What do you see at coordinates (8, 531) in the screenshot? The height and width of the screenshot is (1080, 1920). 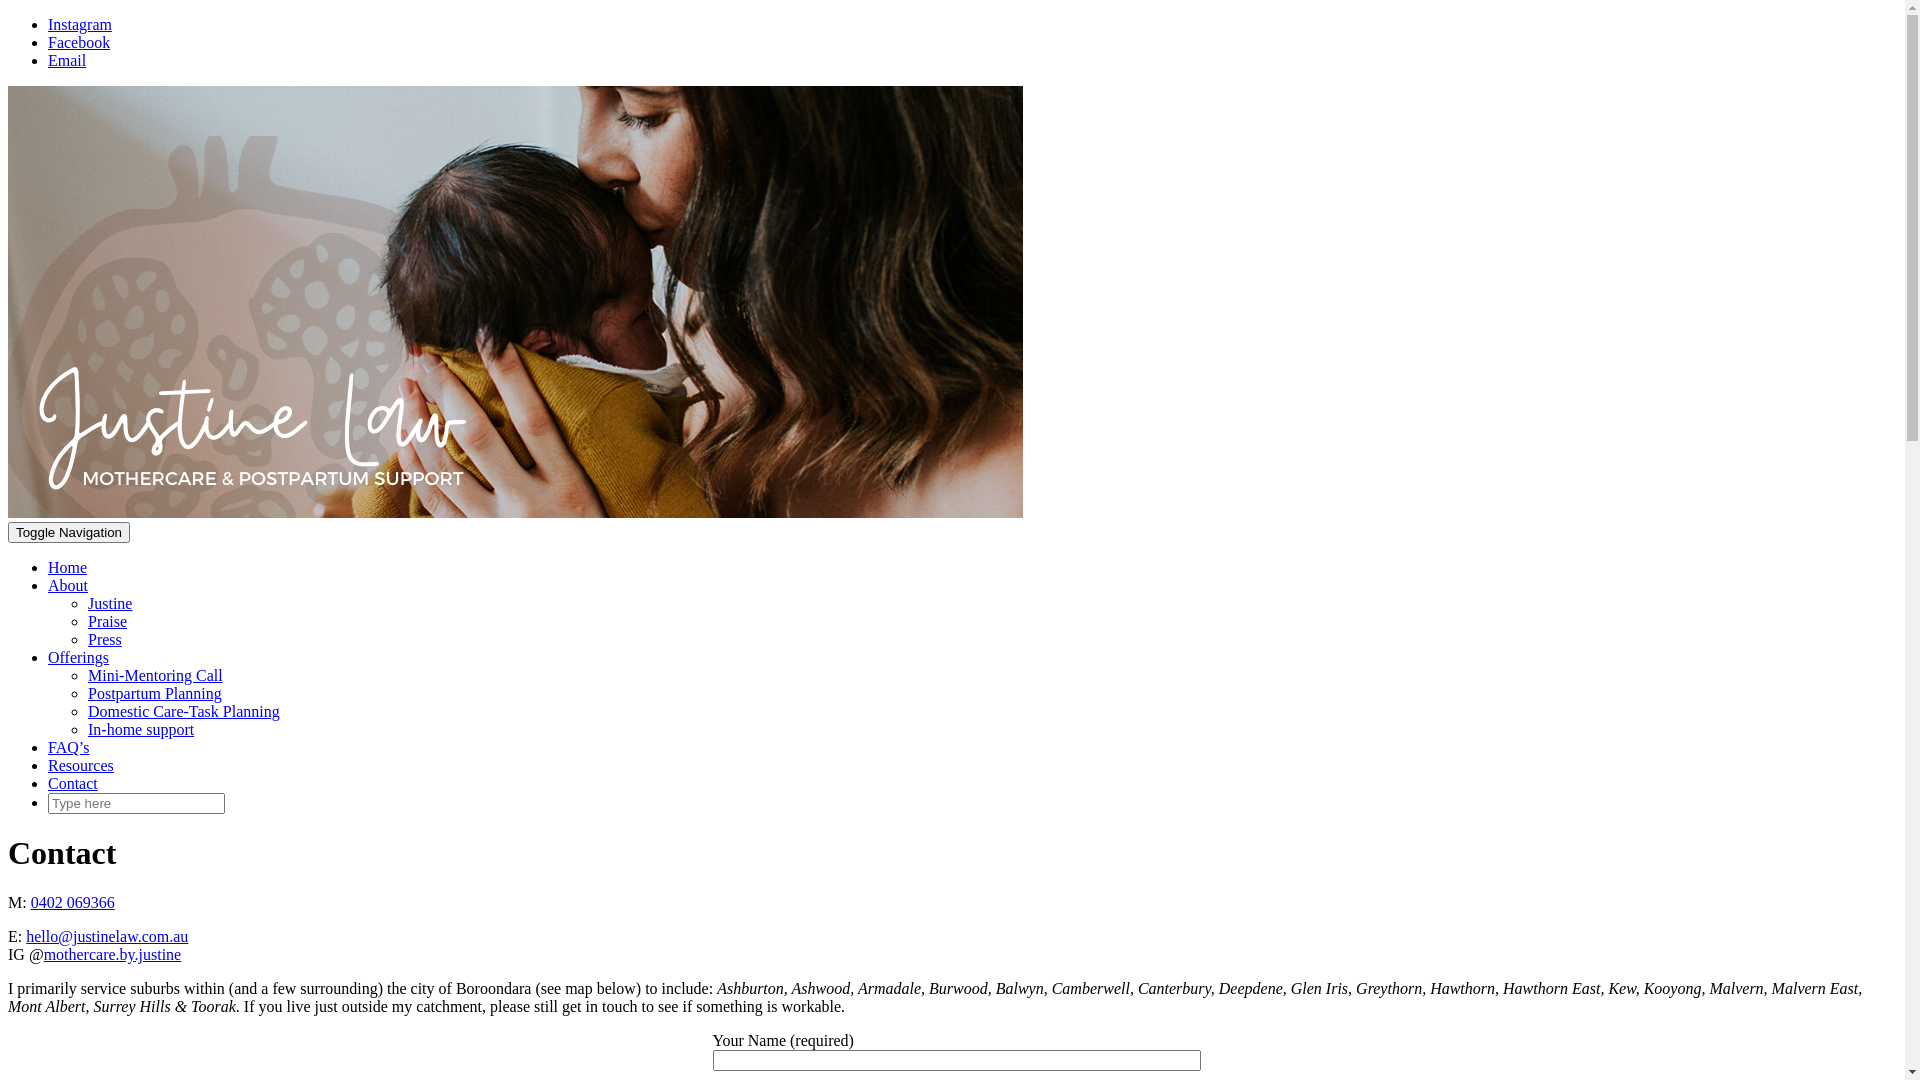 I see `'Toggle Navigation'` at bounding box center [8, 531].